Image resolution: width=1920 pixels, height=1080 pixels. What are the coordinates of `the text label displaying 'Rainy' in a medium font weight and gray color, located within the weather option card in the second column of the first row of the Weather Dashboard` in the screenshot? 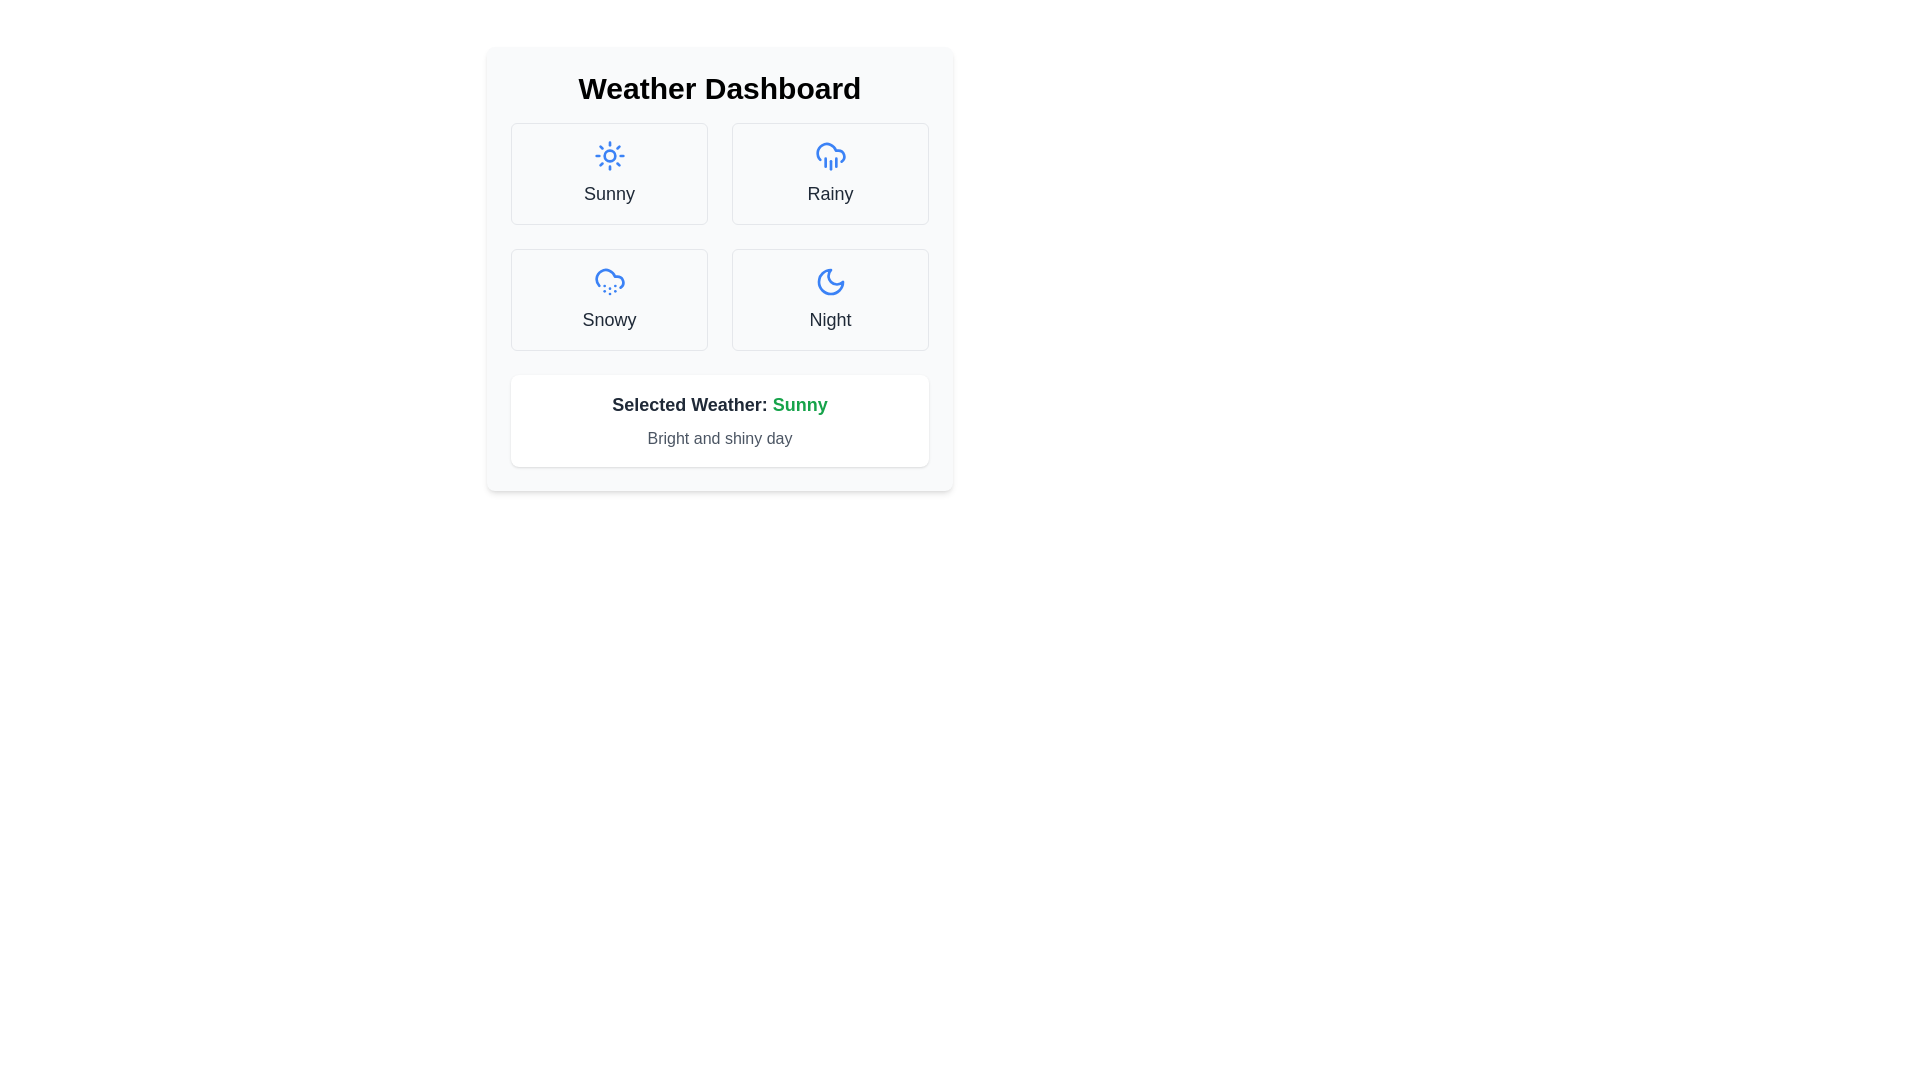 It's located at (830, 193).